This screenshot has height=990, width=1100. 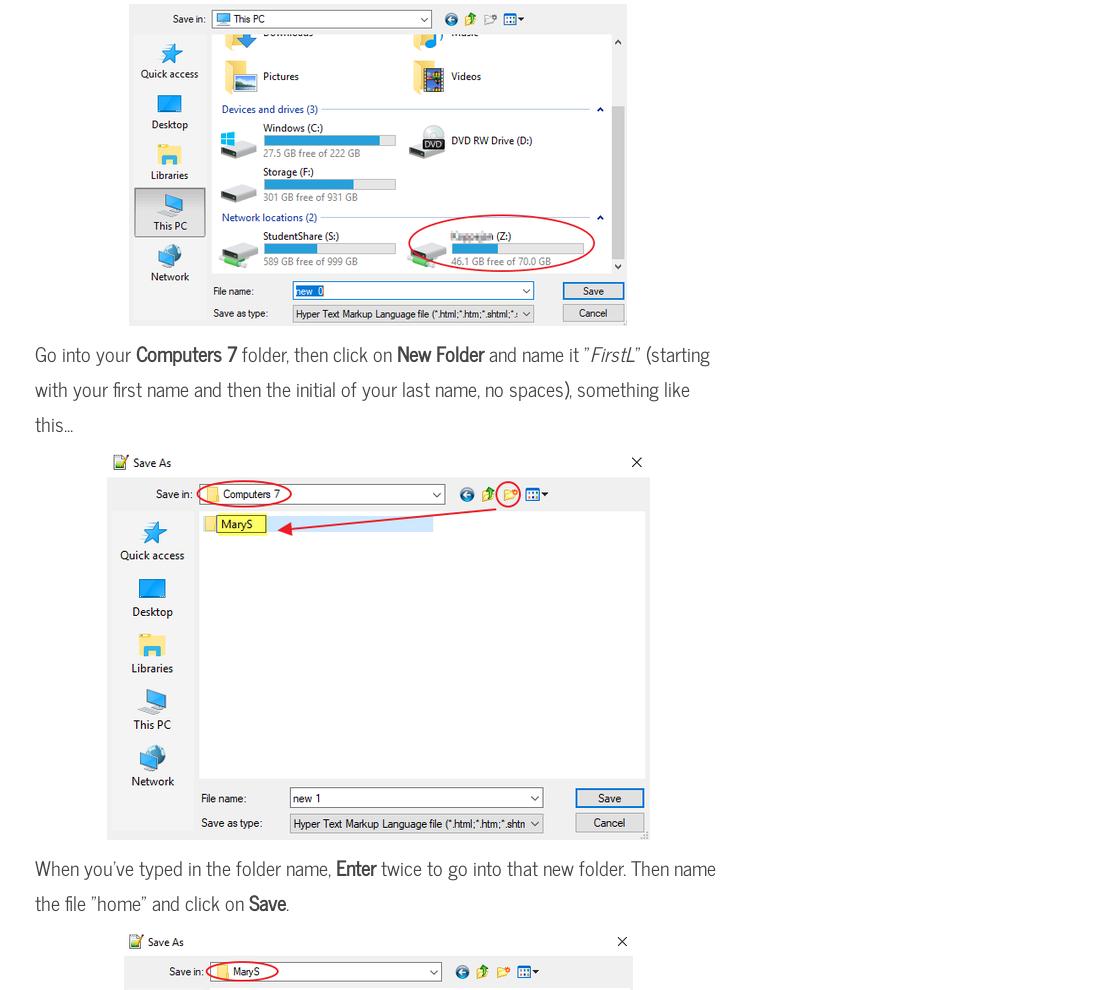 What do you see at coordinates (537, 353) in the screenshot?
I see `'and name it "'` at bounding box center [537, 353].